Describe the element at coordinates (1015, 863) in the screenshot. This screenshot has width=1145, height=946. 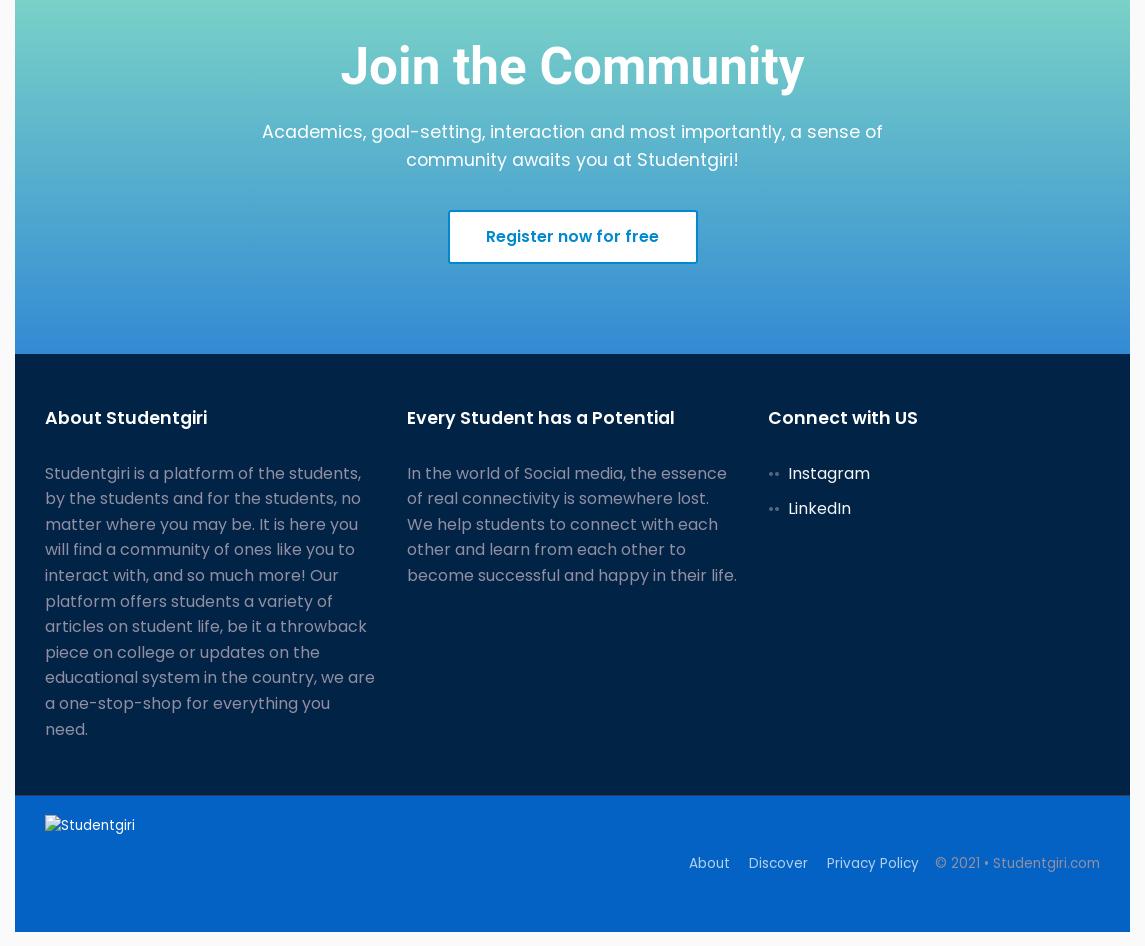
I see `'© 2021 • Studentgiri.com'` at that location.